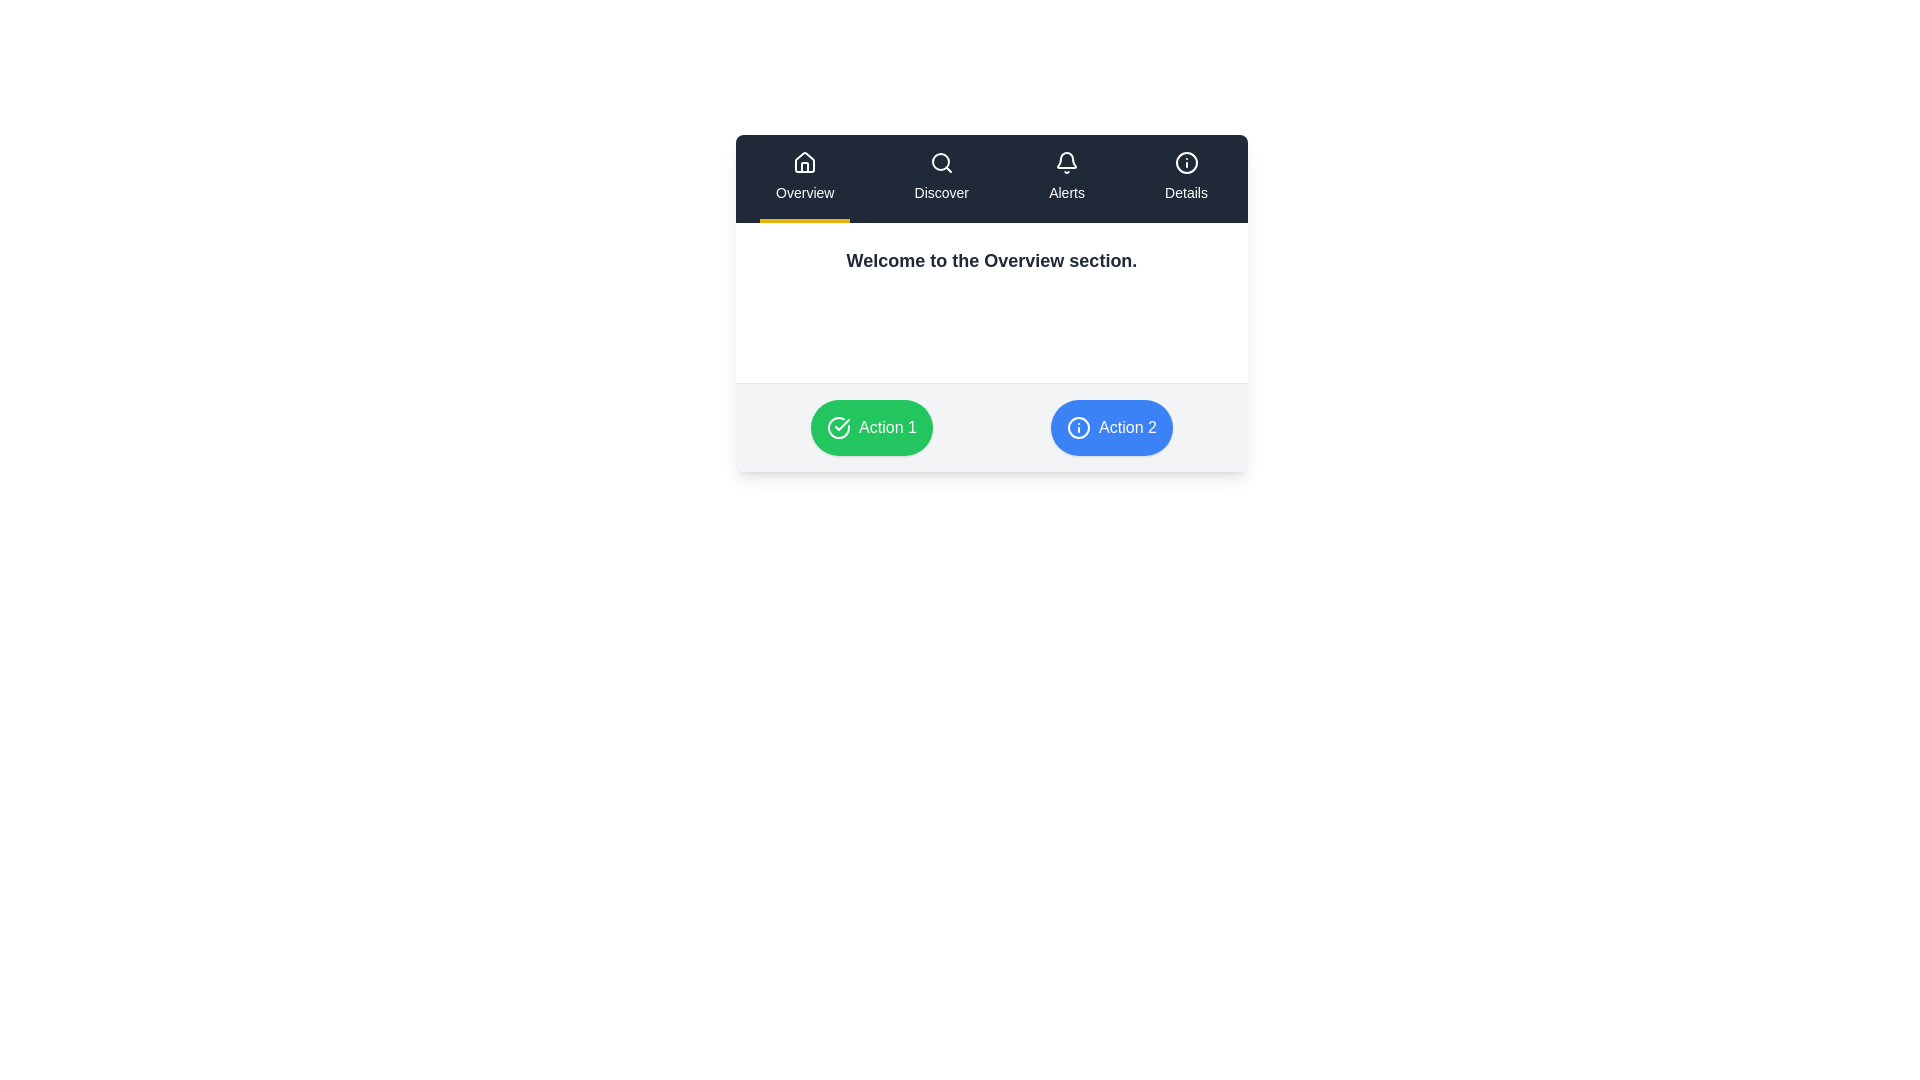  Describe the element at coordinates (1066, 177) in the screenshot. I see `the 'Alerts' button, which features a bell icon on top and is positioned between 'Discover' and 'Details' in the navigation menu` at that location.